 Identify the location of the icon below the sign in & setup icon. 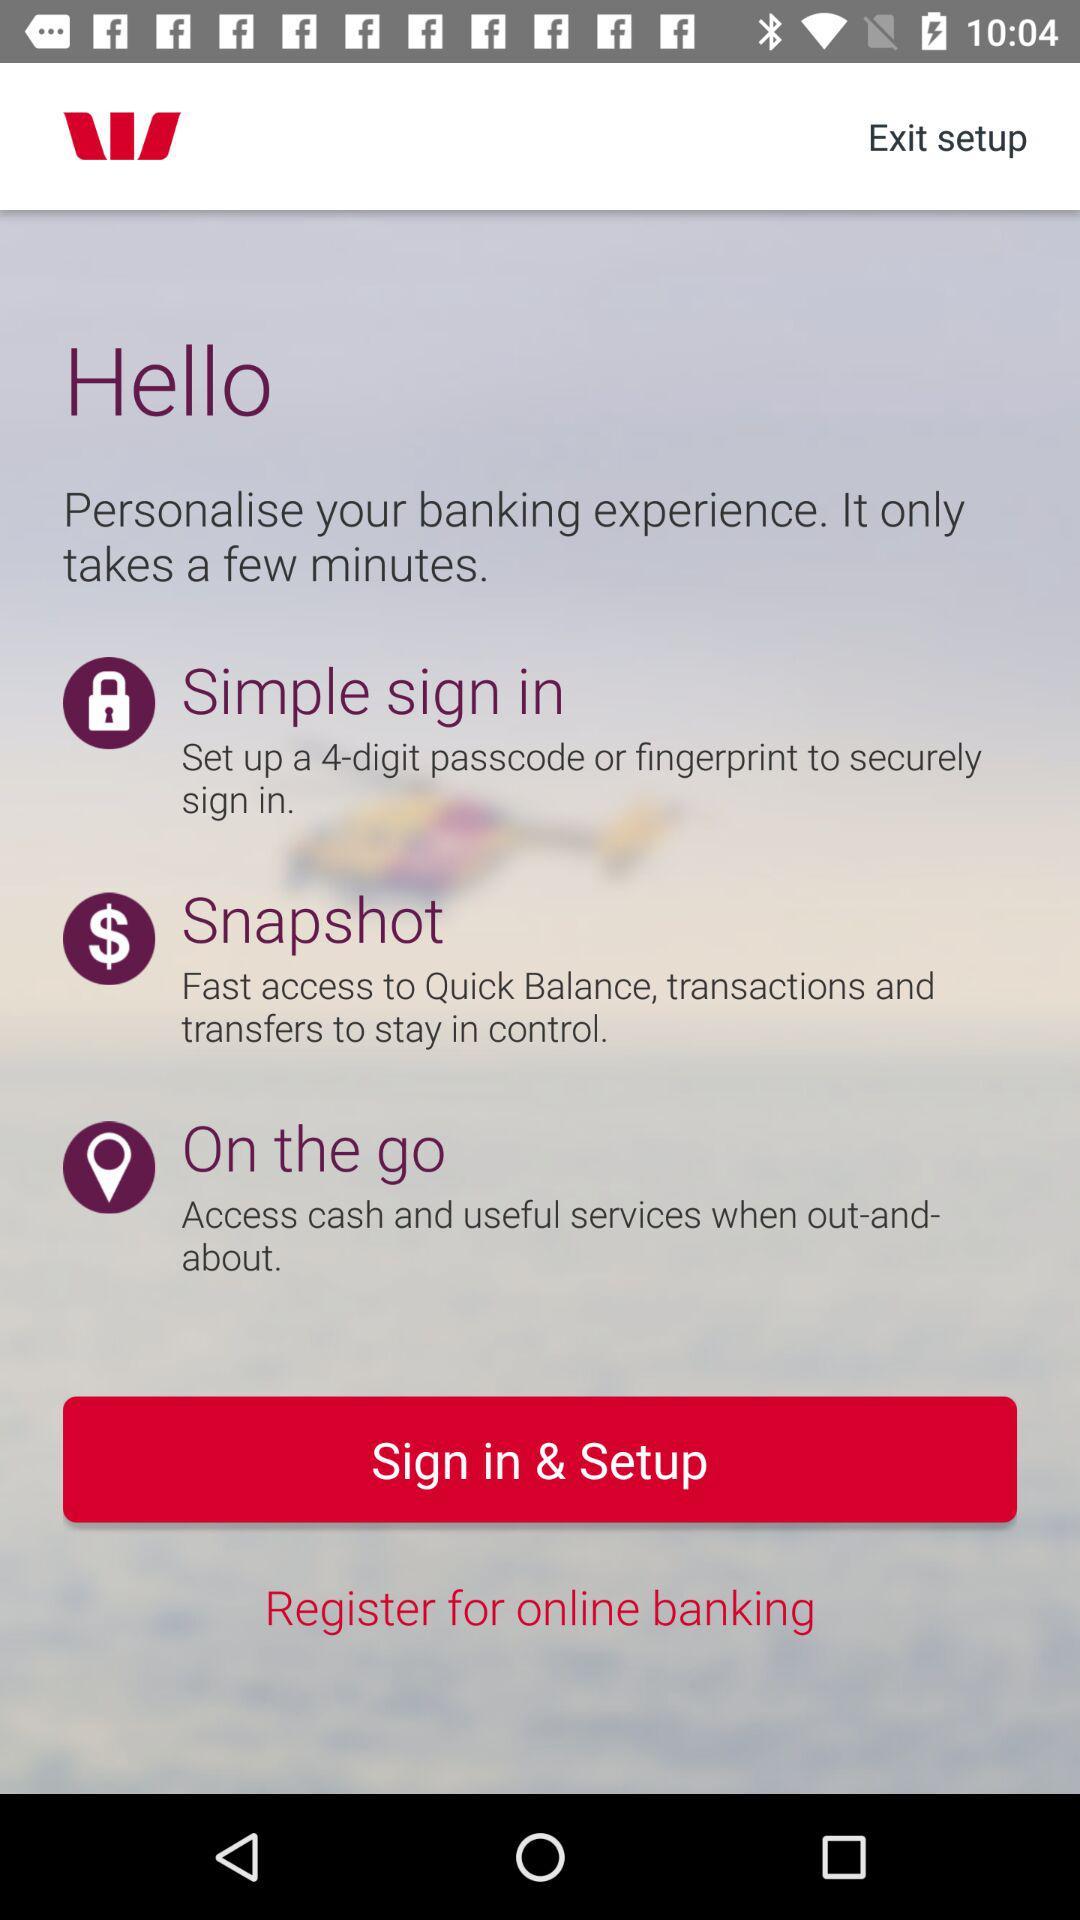
(540, 1606).